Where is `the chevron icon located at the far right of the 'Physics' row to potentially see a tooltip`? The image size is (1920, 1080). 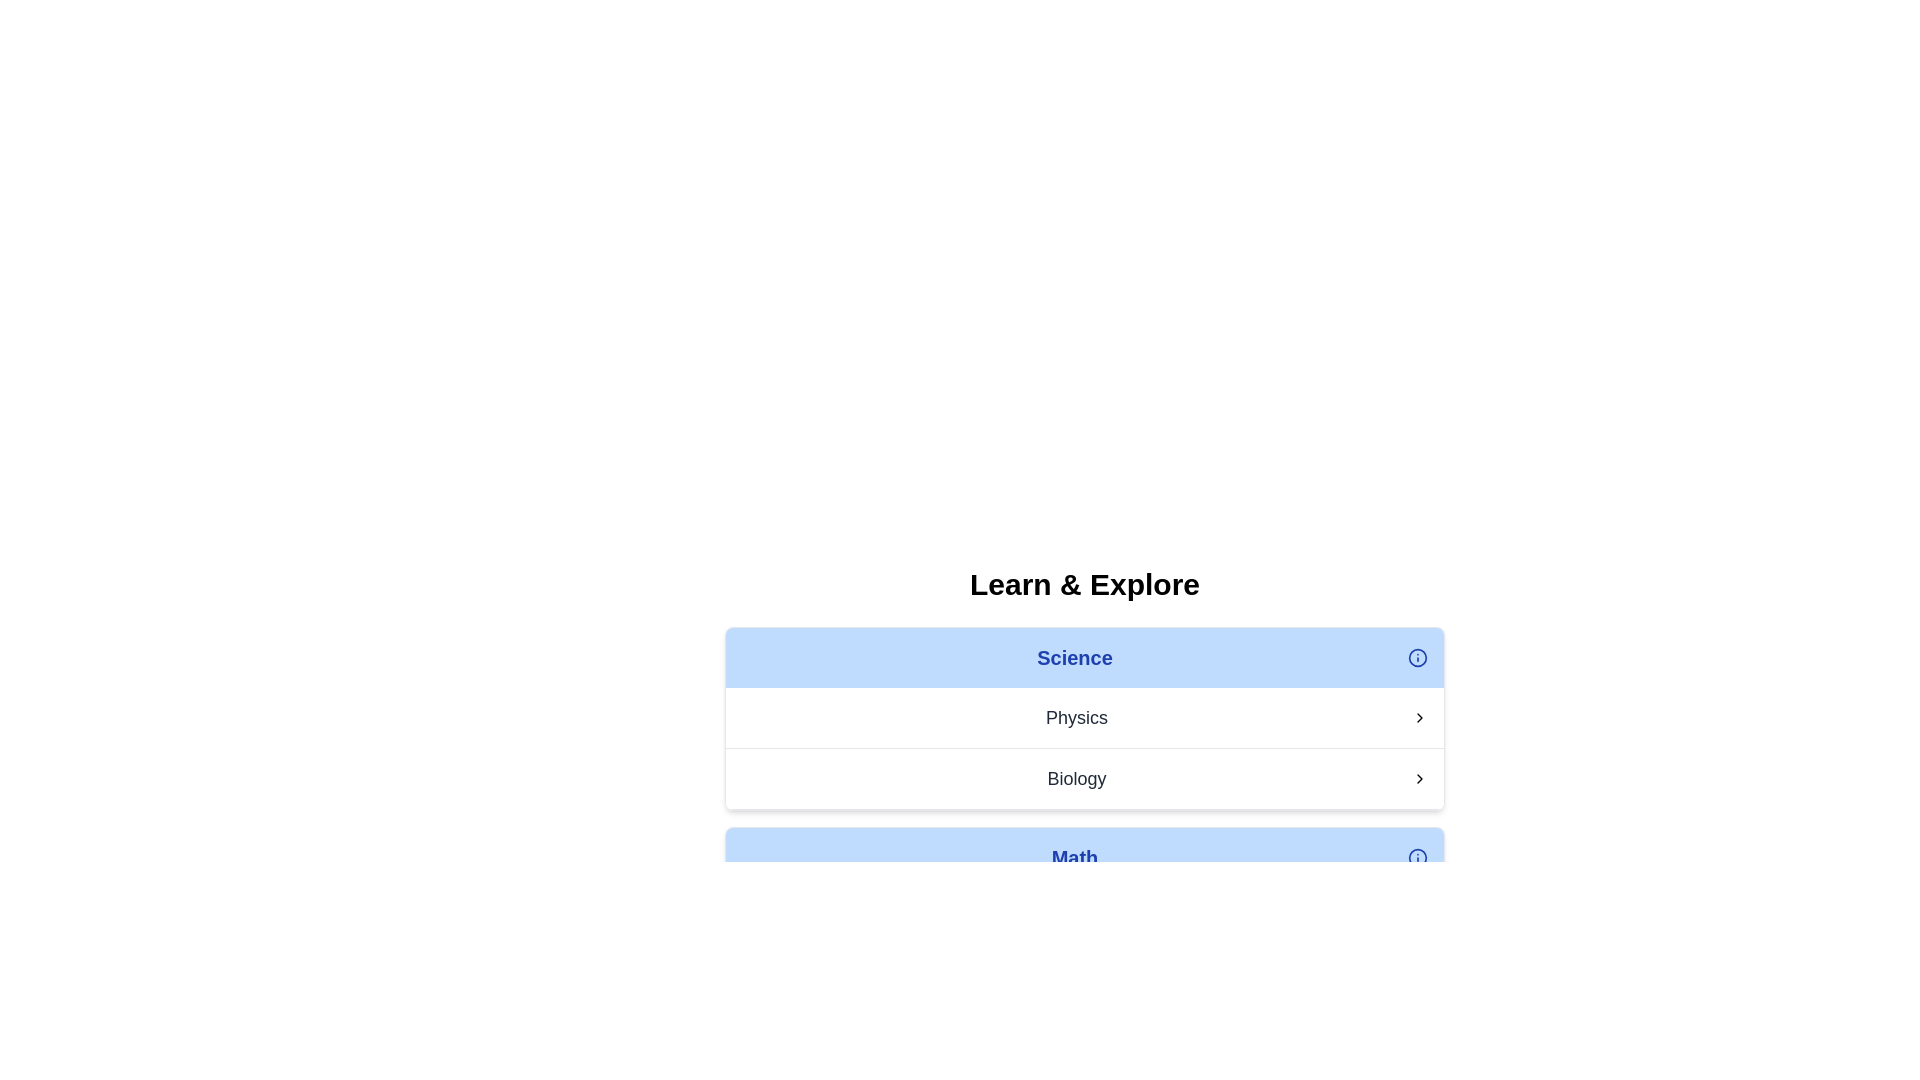 the chevron icon located at the far right of the 'Physics' row to potentially see a tooltip is located at coordinates (1419, 716).